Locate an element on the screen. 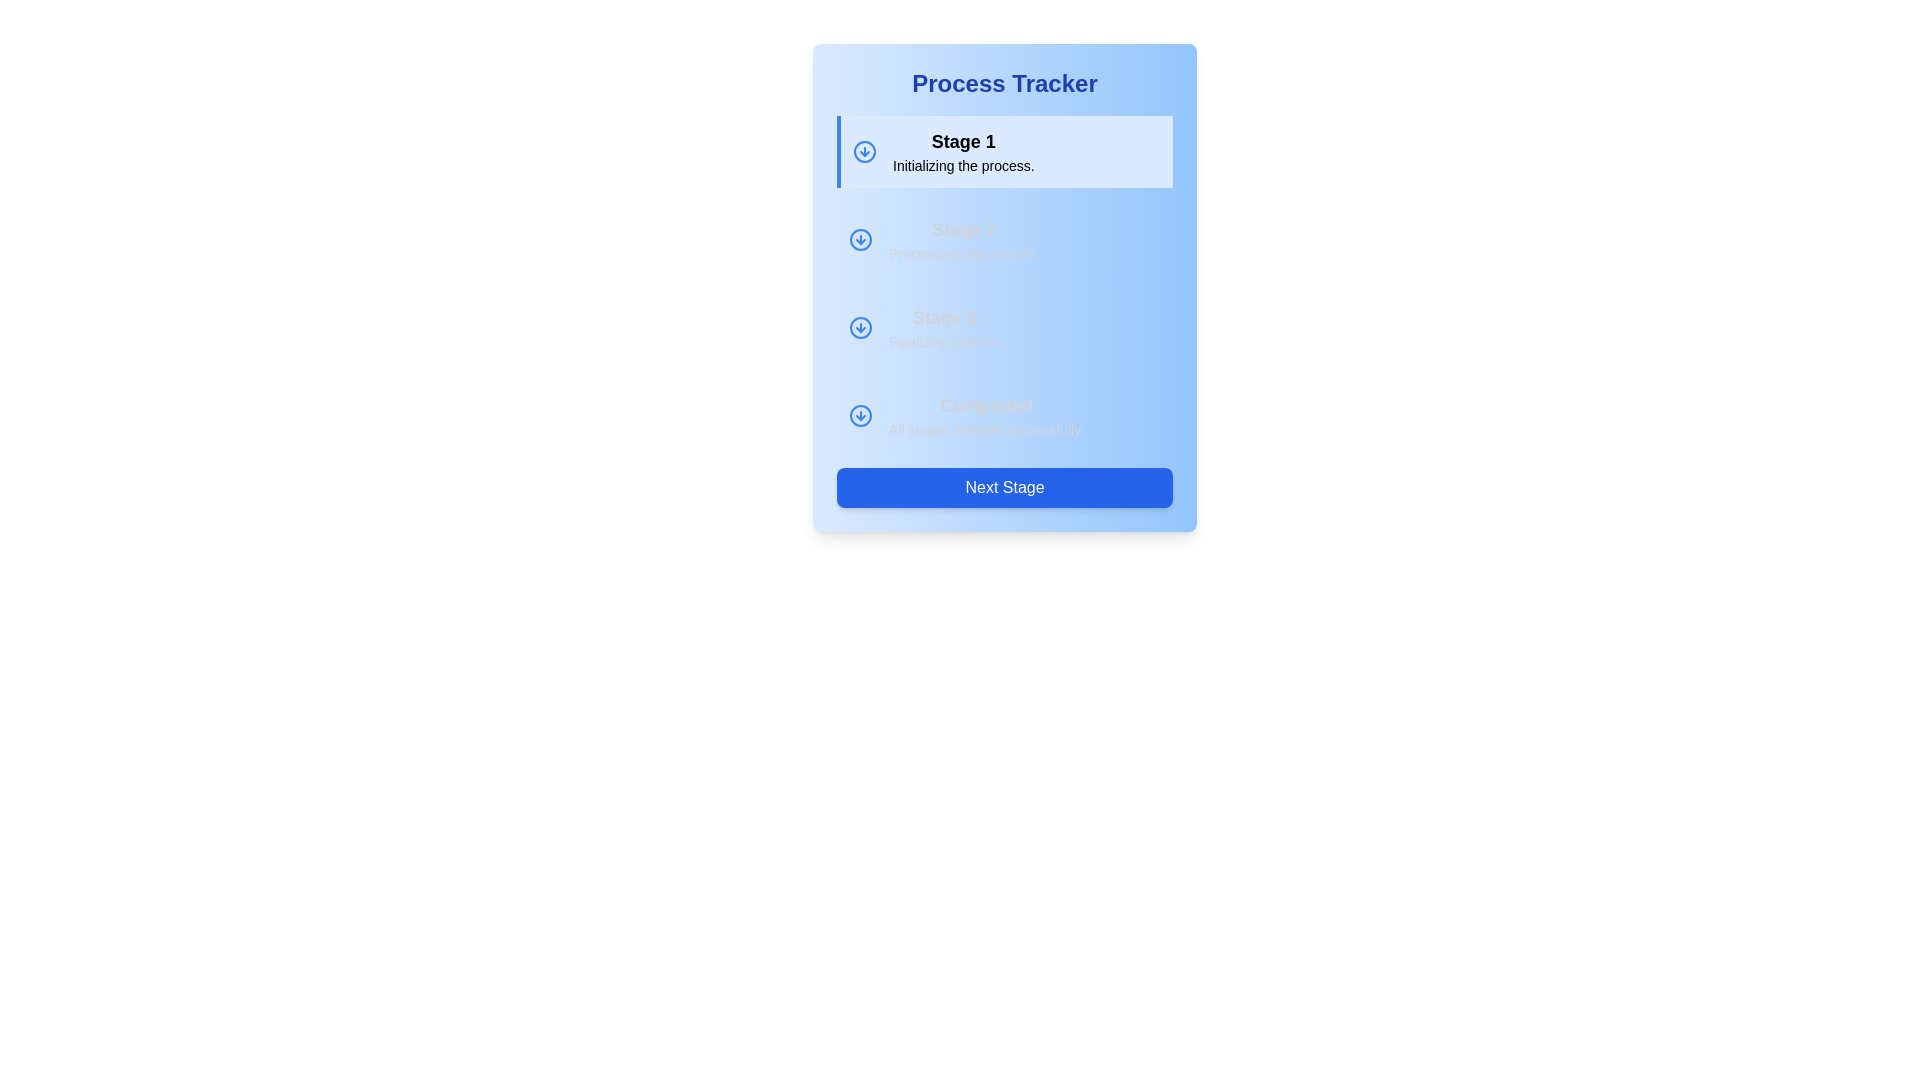 This screenshot has width=1920, height=1080. the SVG circle indicating 'Stage 3' in the process tracker is located at coordinates (860, 326).